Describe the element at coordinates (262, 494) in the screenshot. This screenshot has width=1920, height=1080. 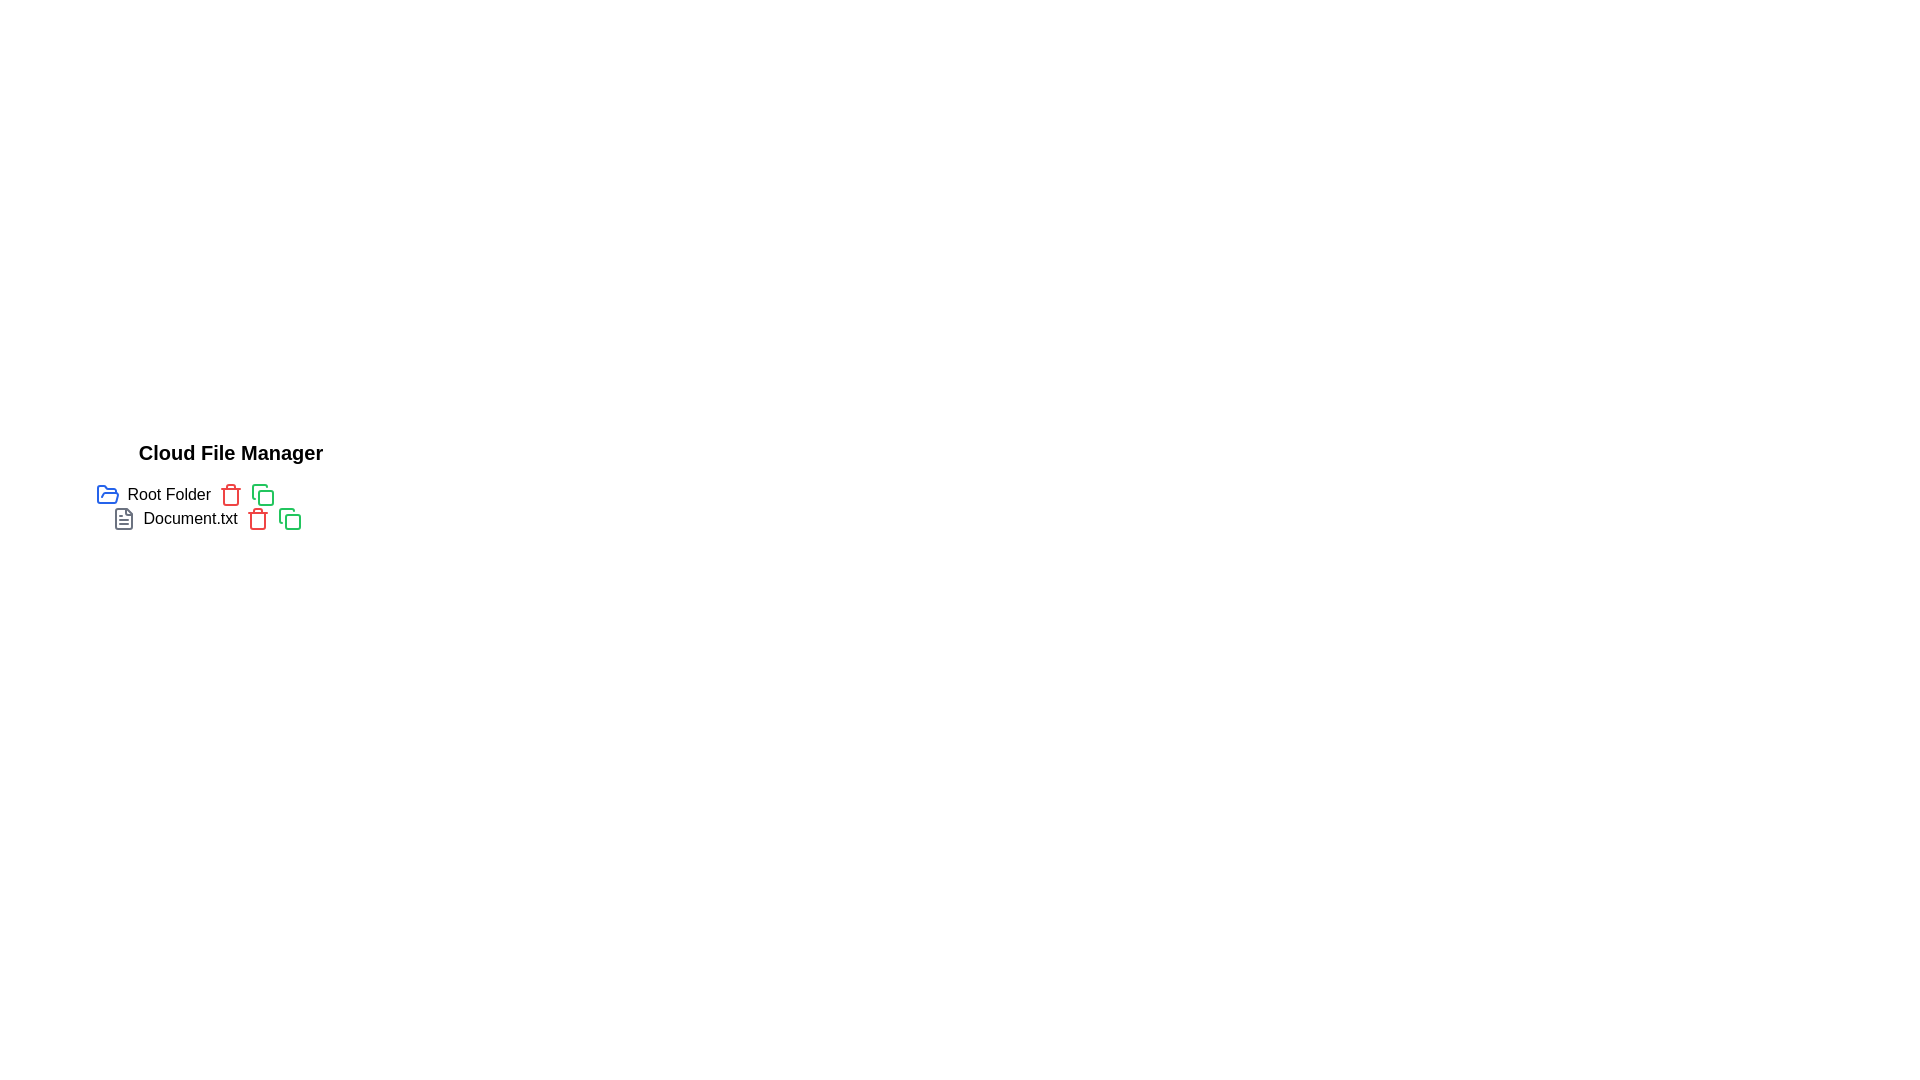
I see `the 'copy' icon located to the right of the 'Root Folder' text` at that location.